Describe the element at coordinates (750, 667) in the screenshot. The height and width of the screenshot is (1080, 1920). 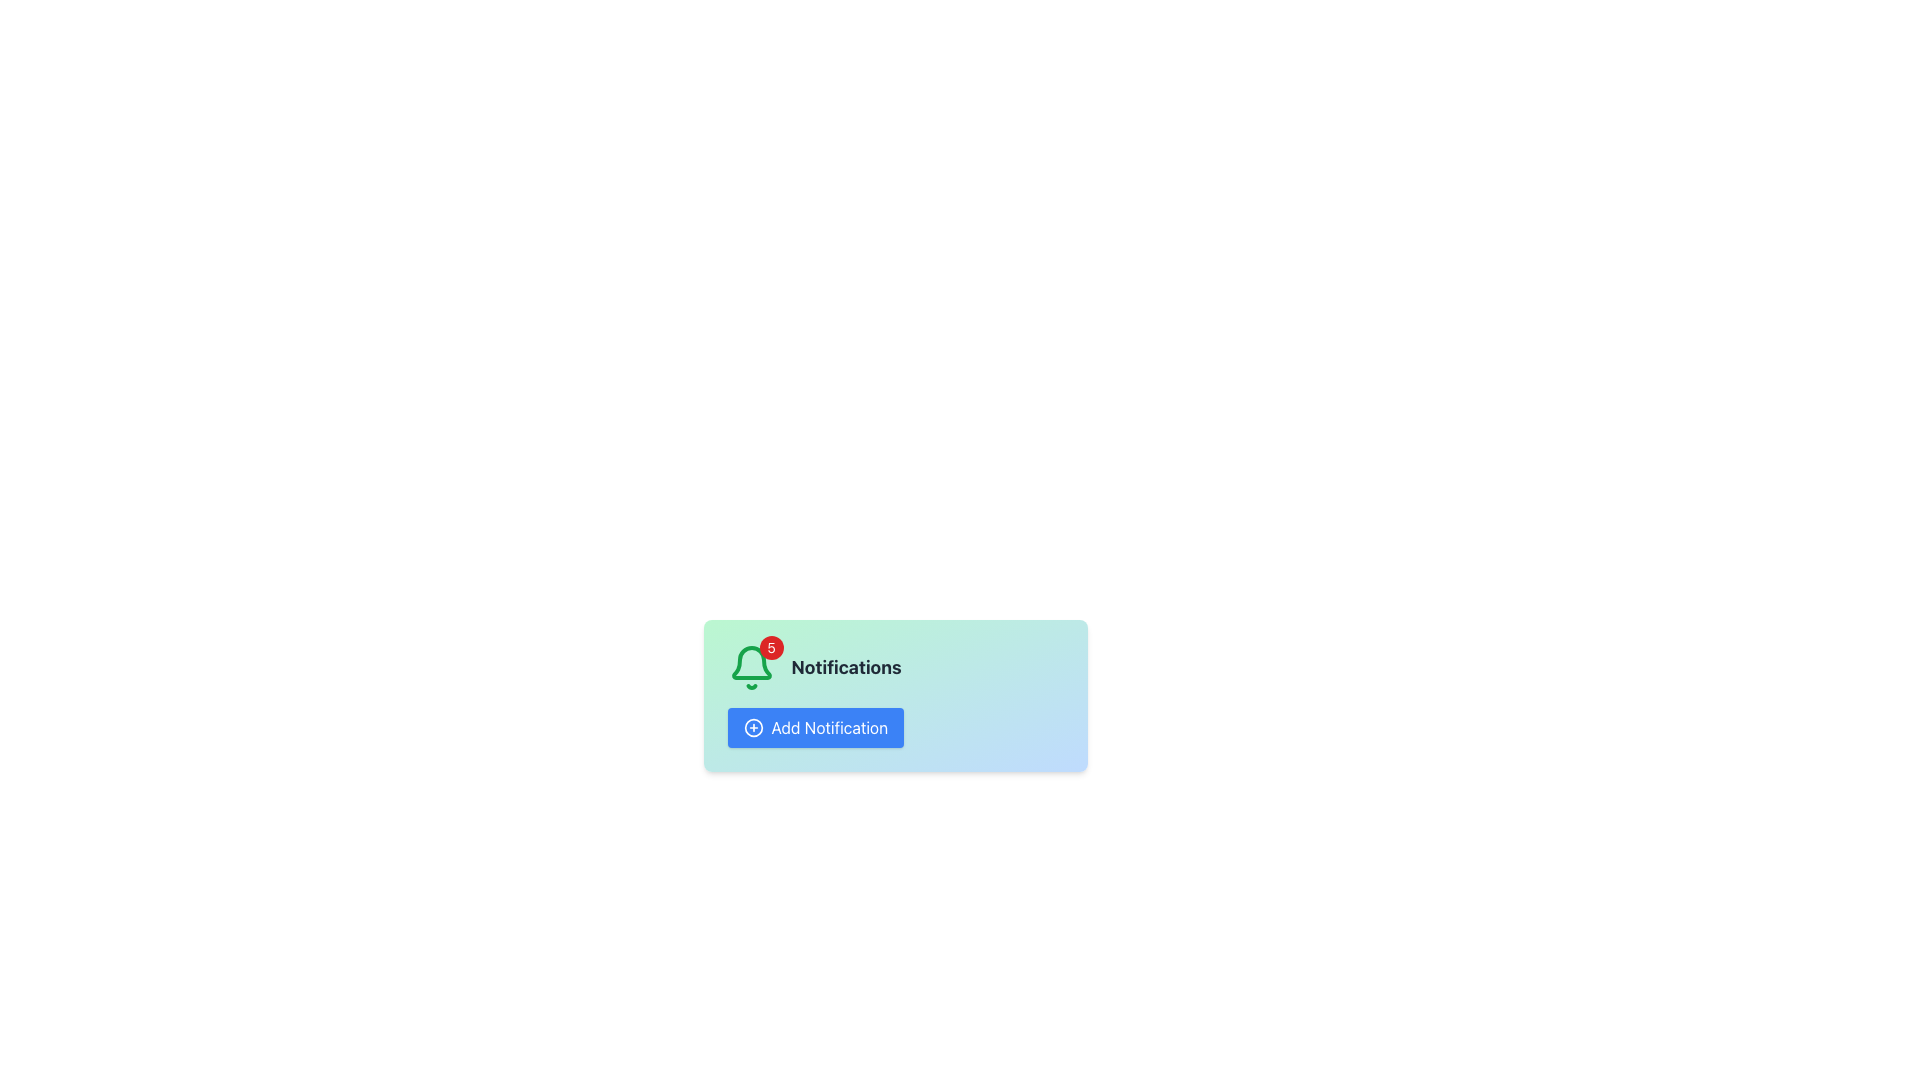
I see `the Notification icon with badge, which displays the number of pending or unread notifications` at that location.